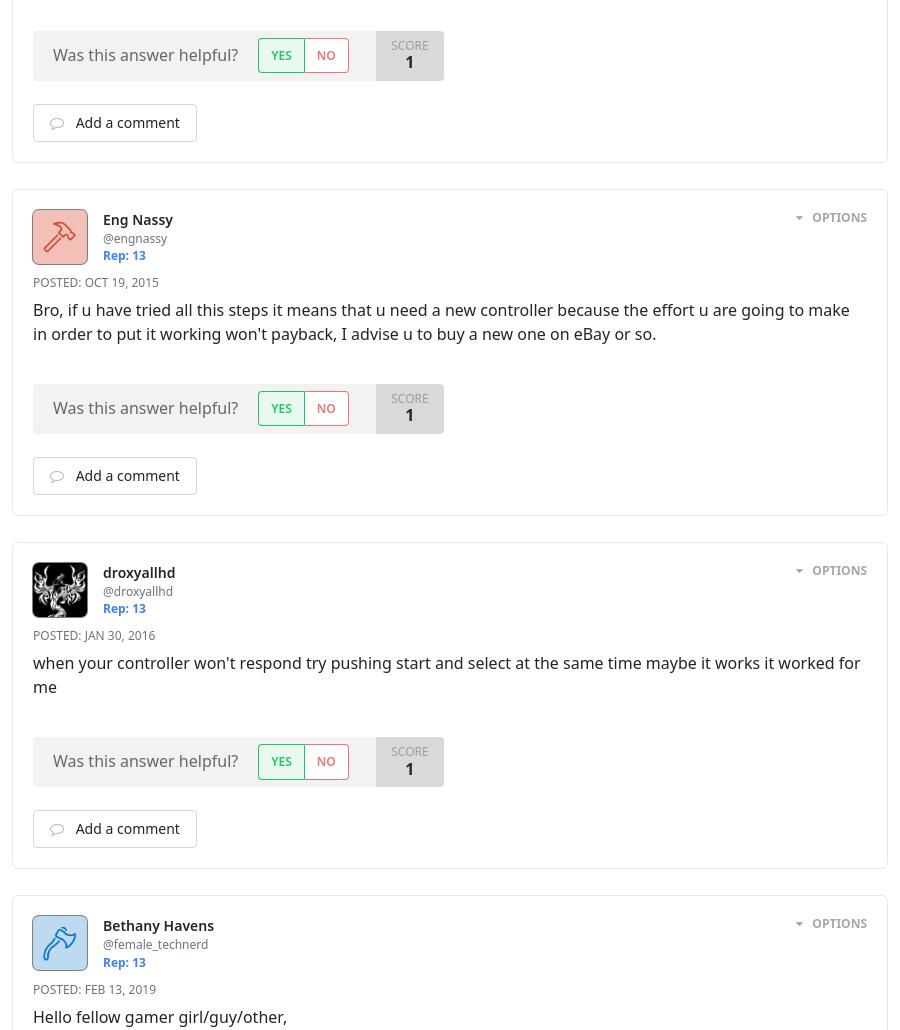 This screenshot has width=900, height=1030. What do you see at coordinates (101, 925) in the screenshot?
I see `'Bethany Havens'` at bounding box center [101, 925].